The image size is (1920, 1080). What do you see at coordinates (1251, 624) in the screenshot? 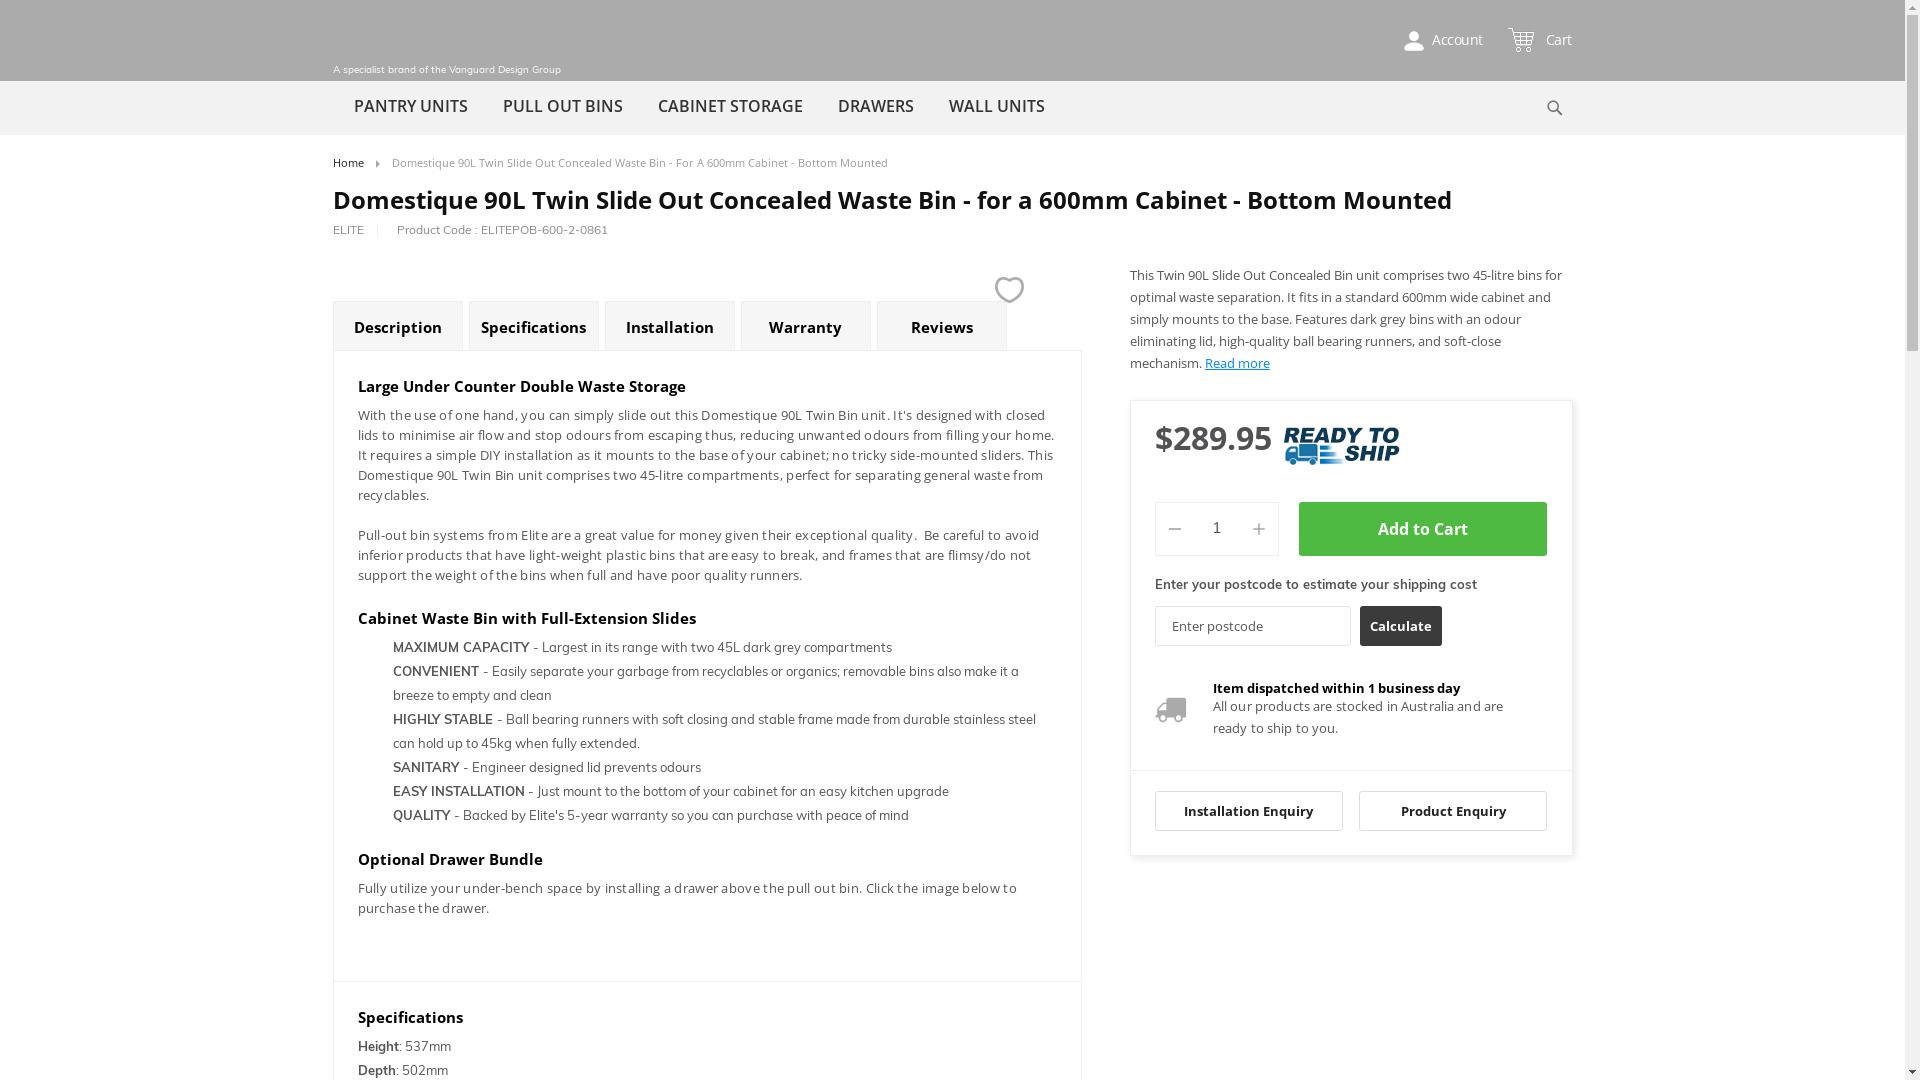
I see `'Postcode'` at bounding box center [1251, 624].